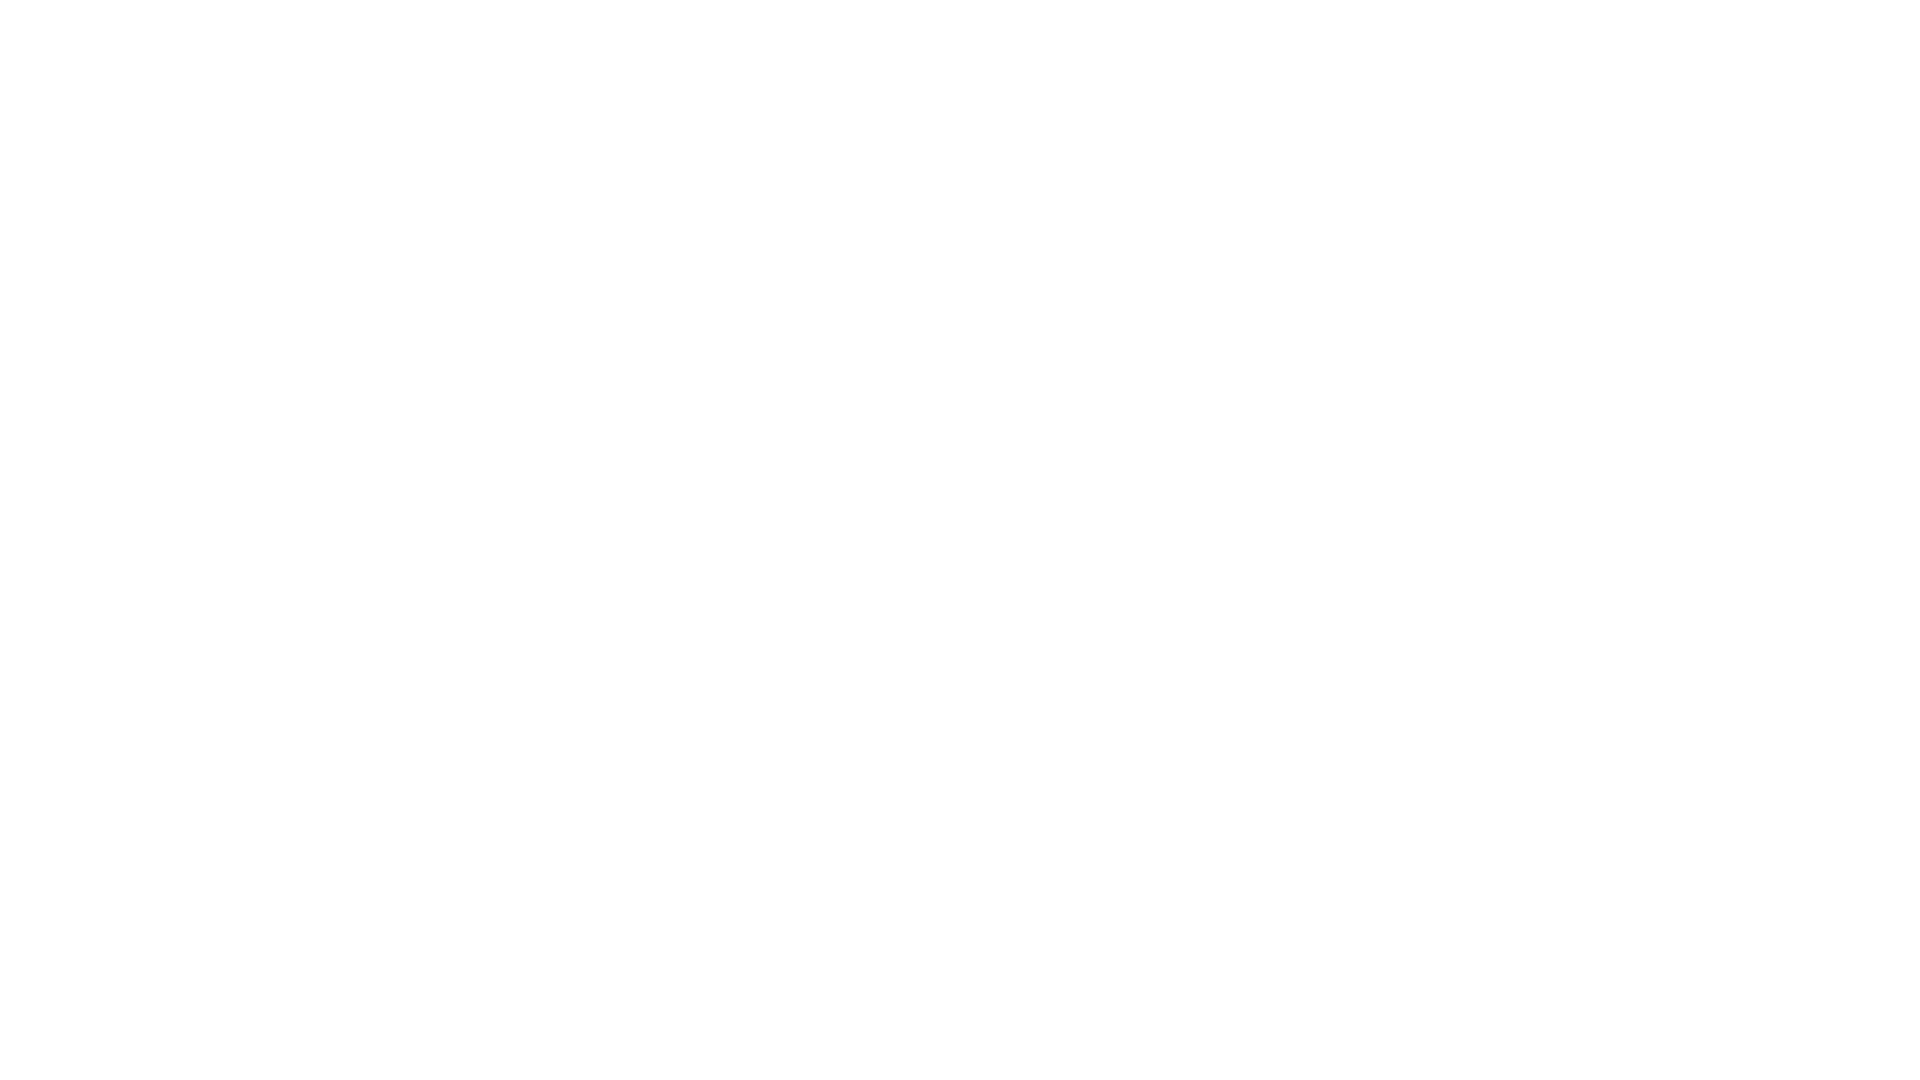 This screenshot has width=1920, height=1080. Describe the element at coordinates (1347, 316) in the screenshot. I see `Log in` at that location.